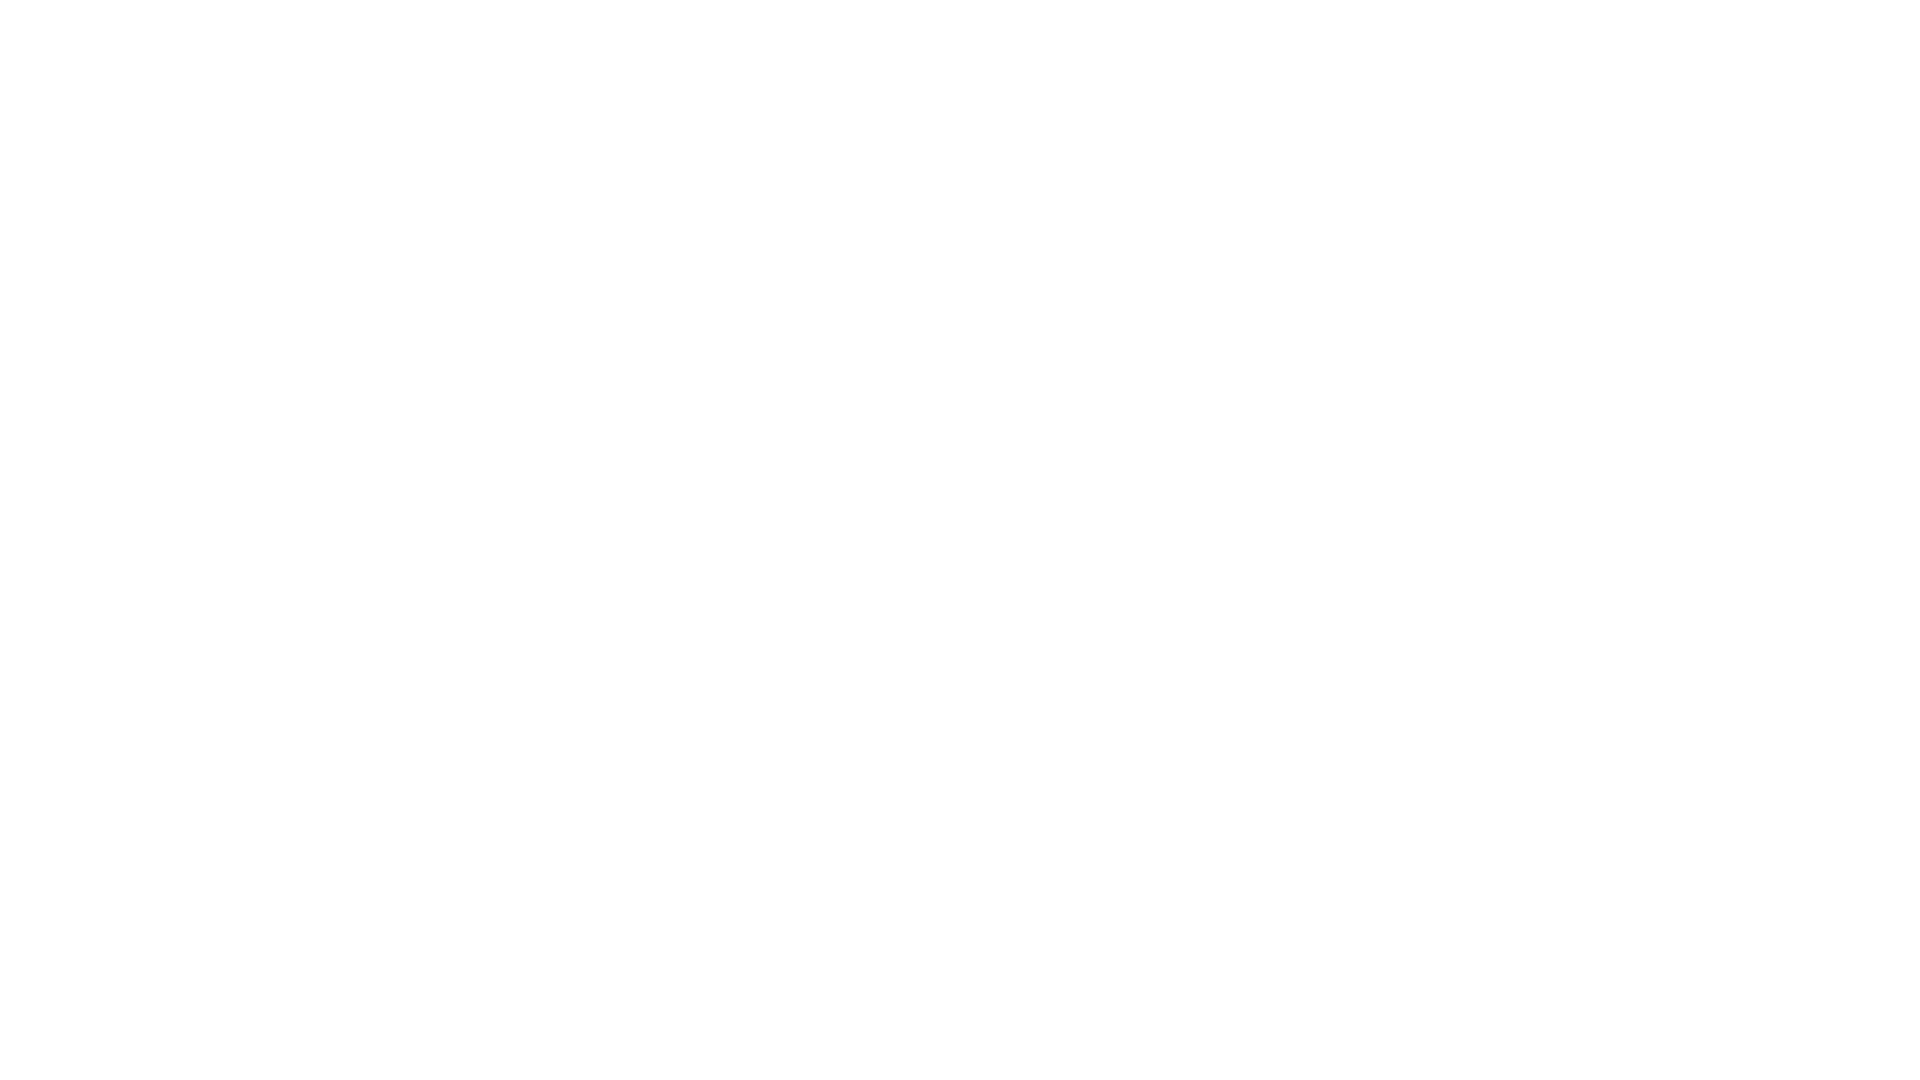 This screenshot has width=1920, height=1080. Describe the element at coordinates (1347, 316) in the screenshot. I see `Log in` at that location.